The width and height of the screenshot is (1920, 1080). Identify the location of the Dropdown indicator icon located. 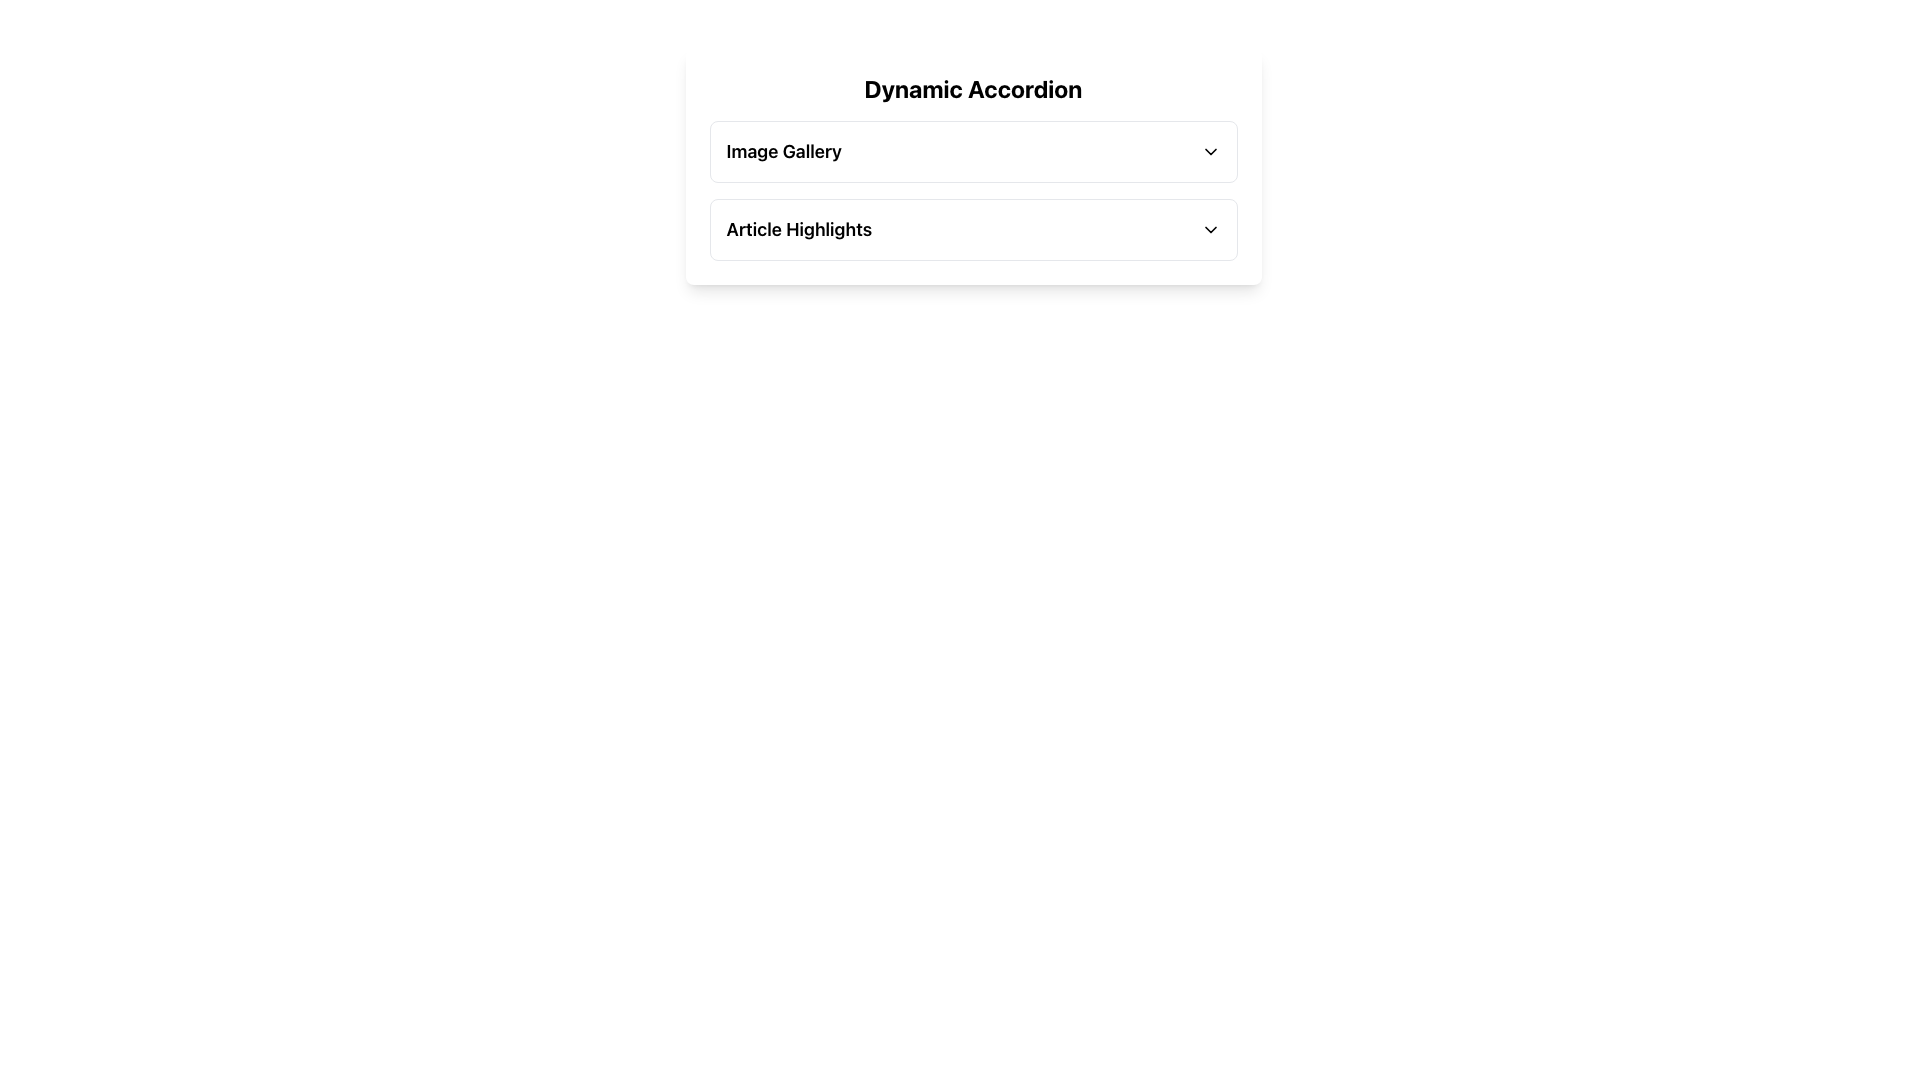
(1209, 229).